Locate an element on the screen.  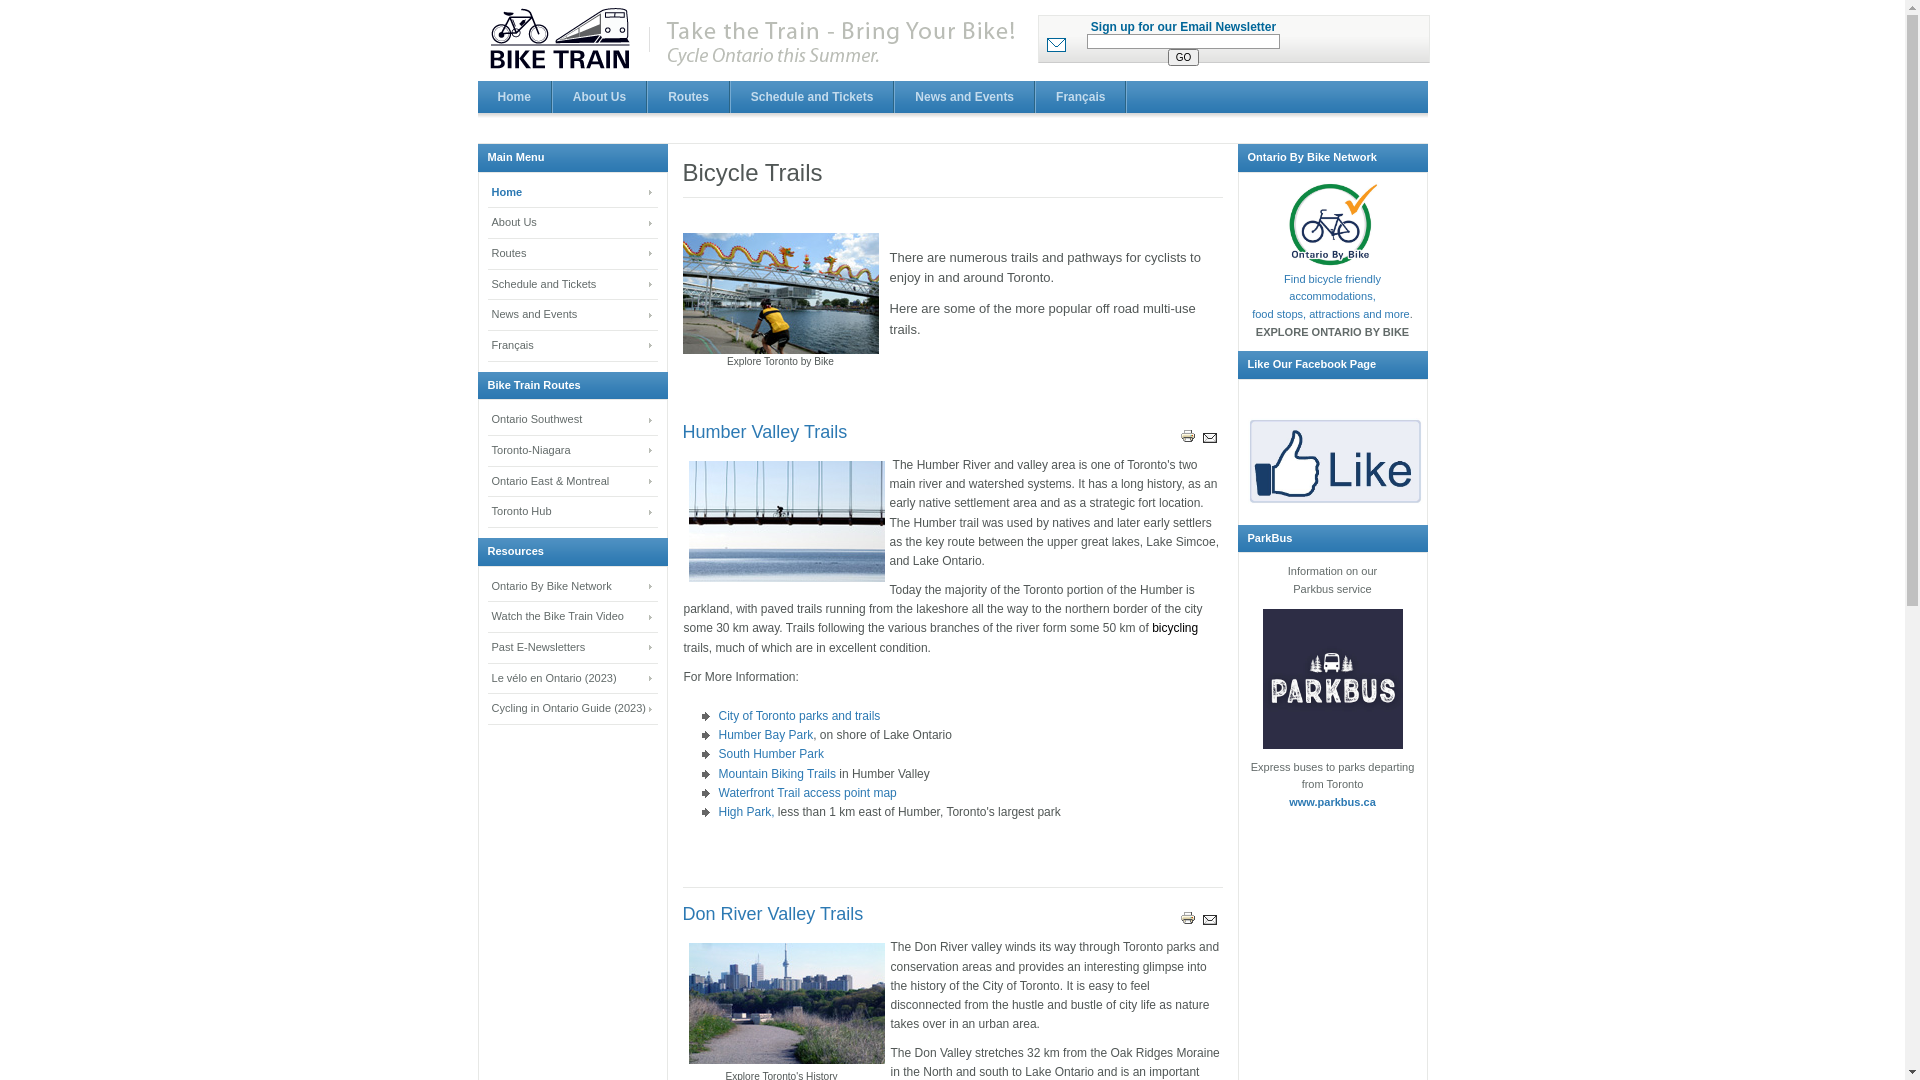
'Waterfront Trail access point map' is located at coordinates (806, 792).